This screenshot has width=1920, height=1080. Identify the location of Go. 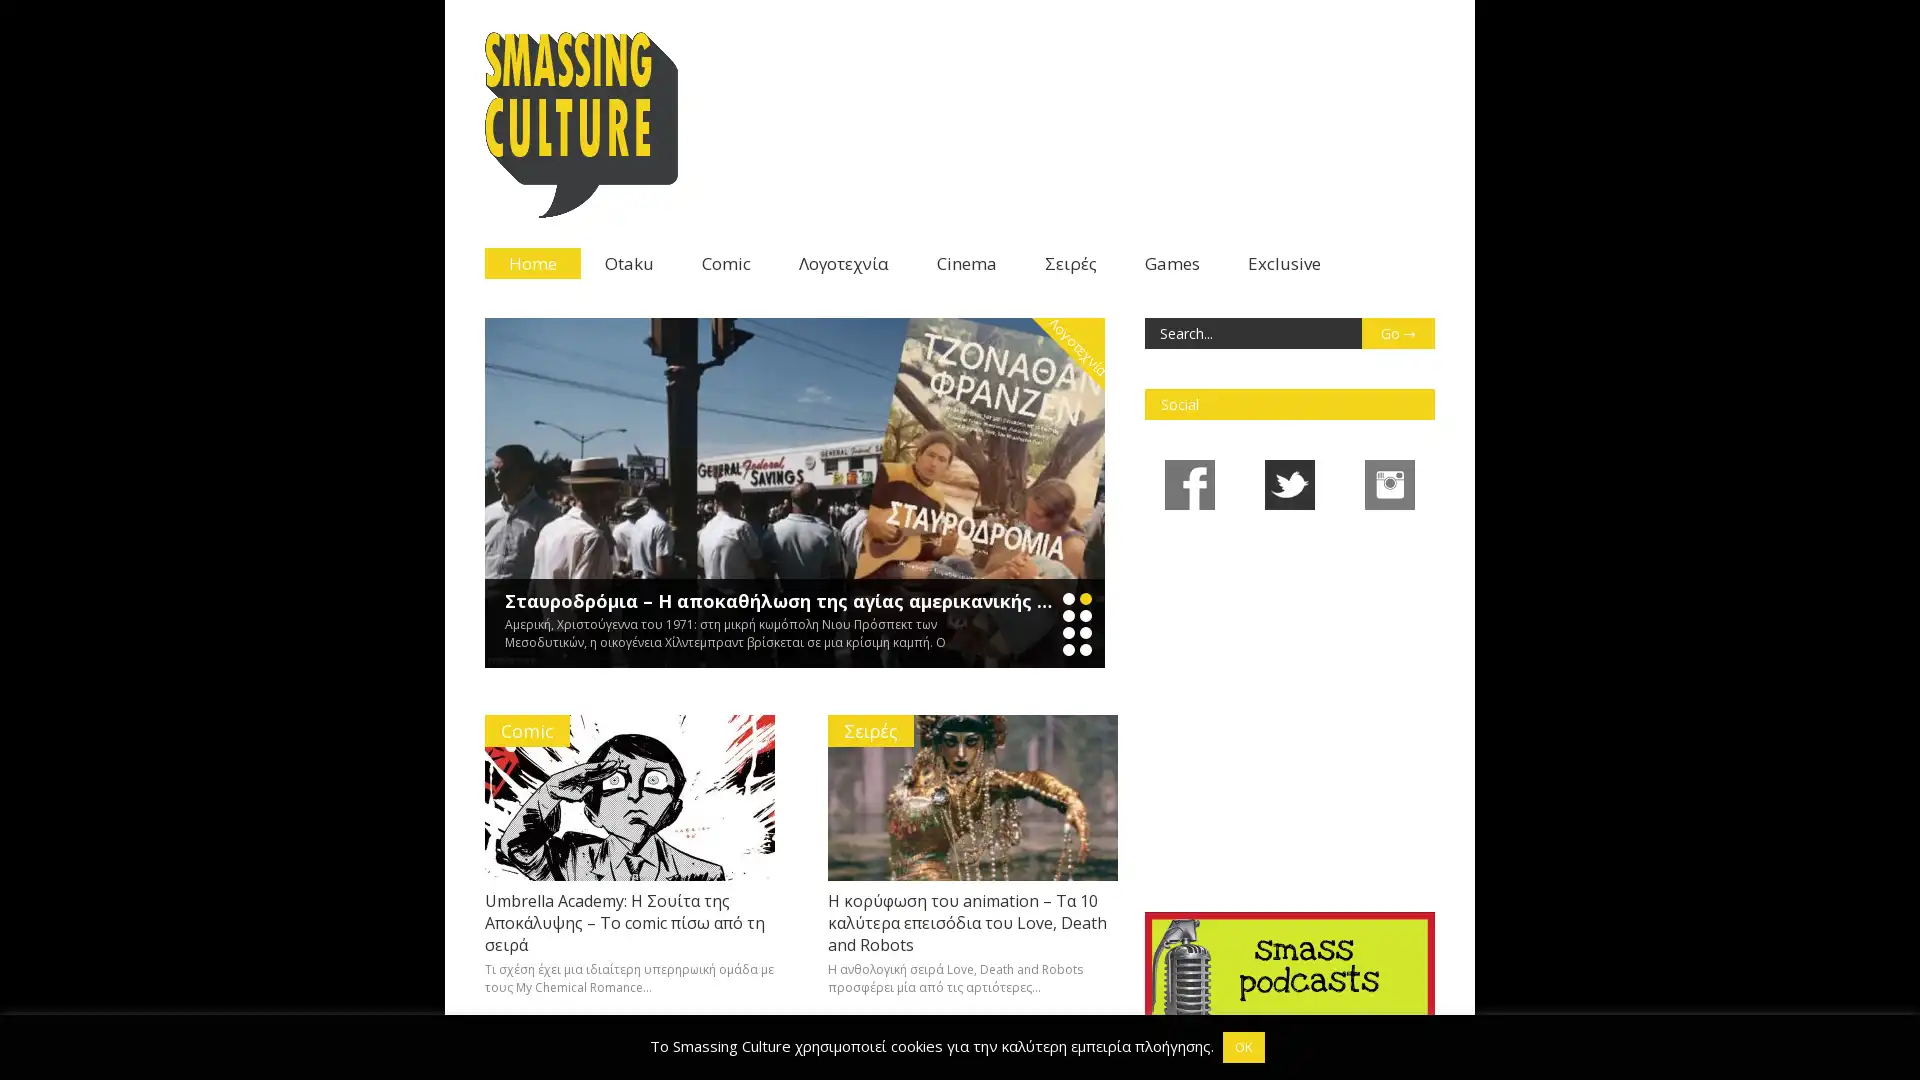
(1396, 331).